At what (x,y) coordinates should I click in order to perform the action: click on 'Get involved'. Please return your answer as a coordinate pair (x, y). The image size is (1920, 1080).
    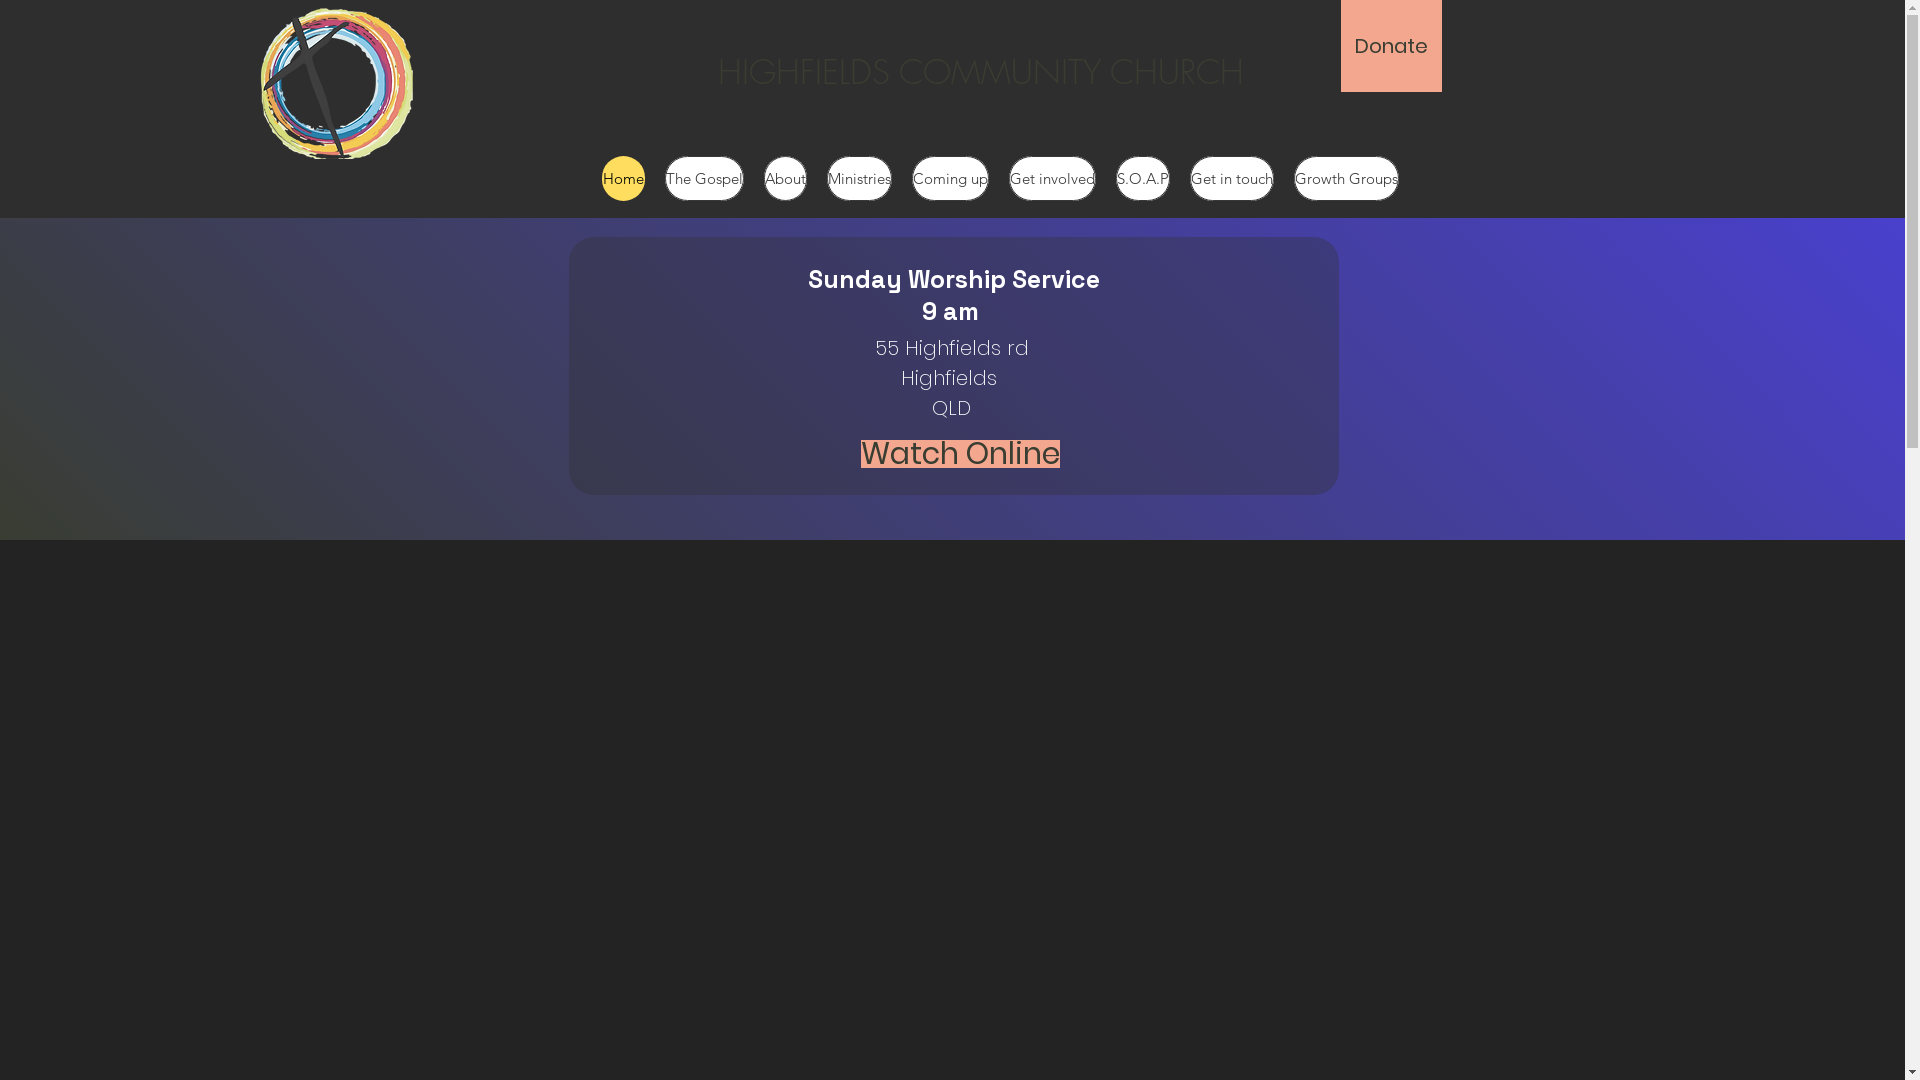
    Looking at the image, I should click on (1008, 177).